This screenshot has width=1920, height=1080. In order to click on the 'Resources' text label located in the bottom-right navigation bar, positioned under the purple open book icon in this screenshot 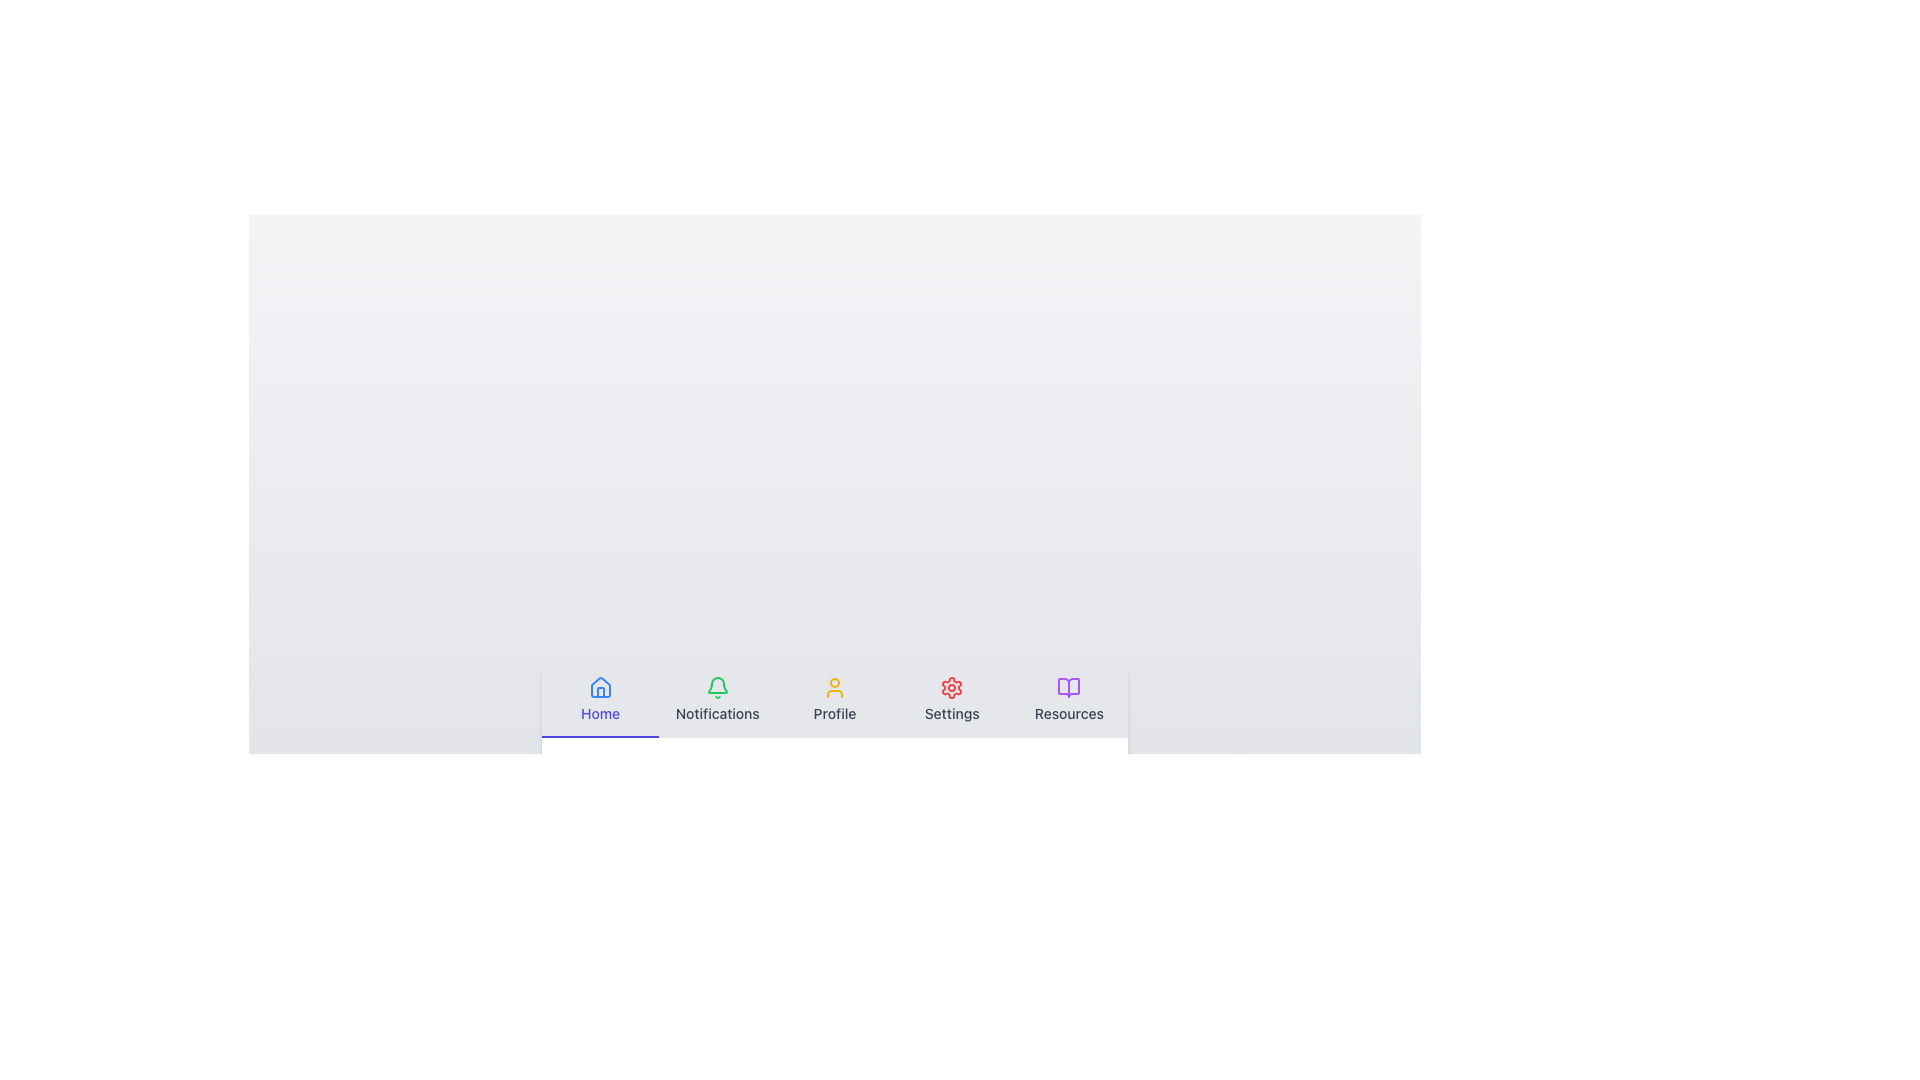, I will do `click(1068, 712)`.